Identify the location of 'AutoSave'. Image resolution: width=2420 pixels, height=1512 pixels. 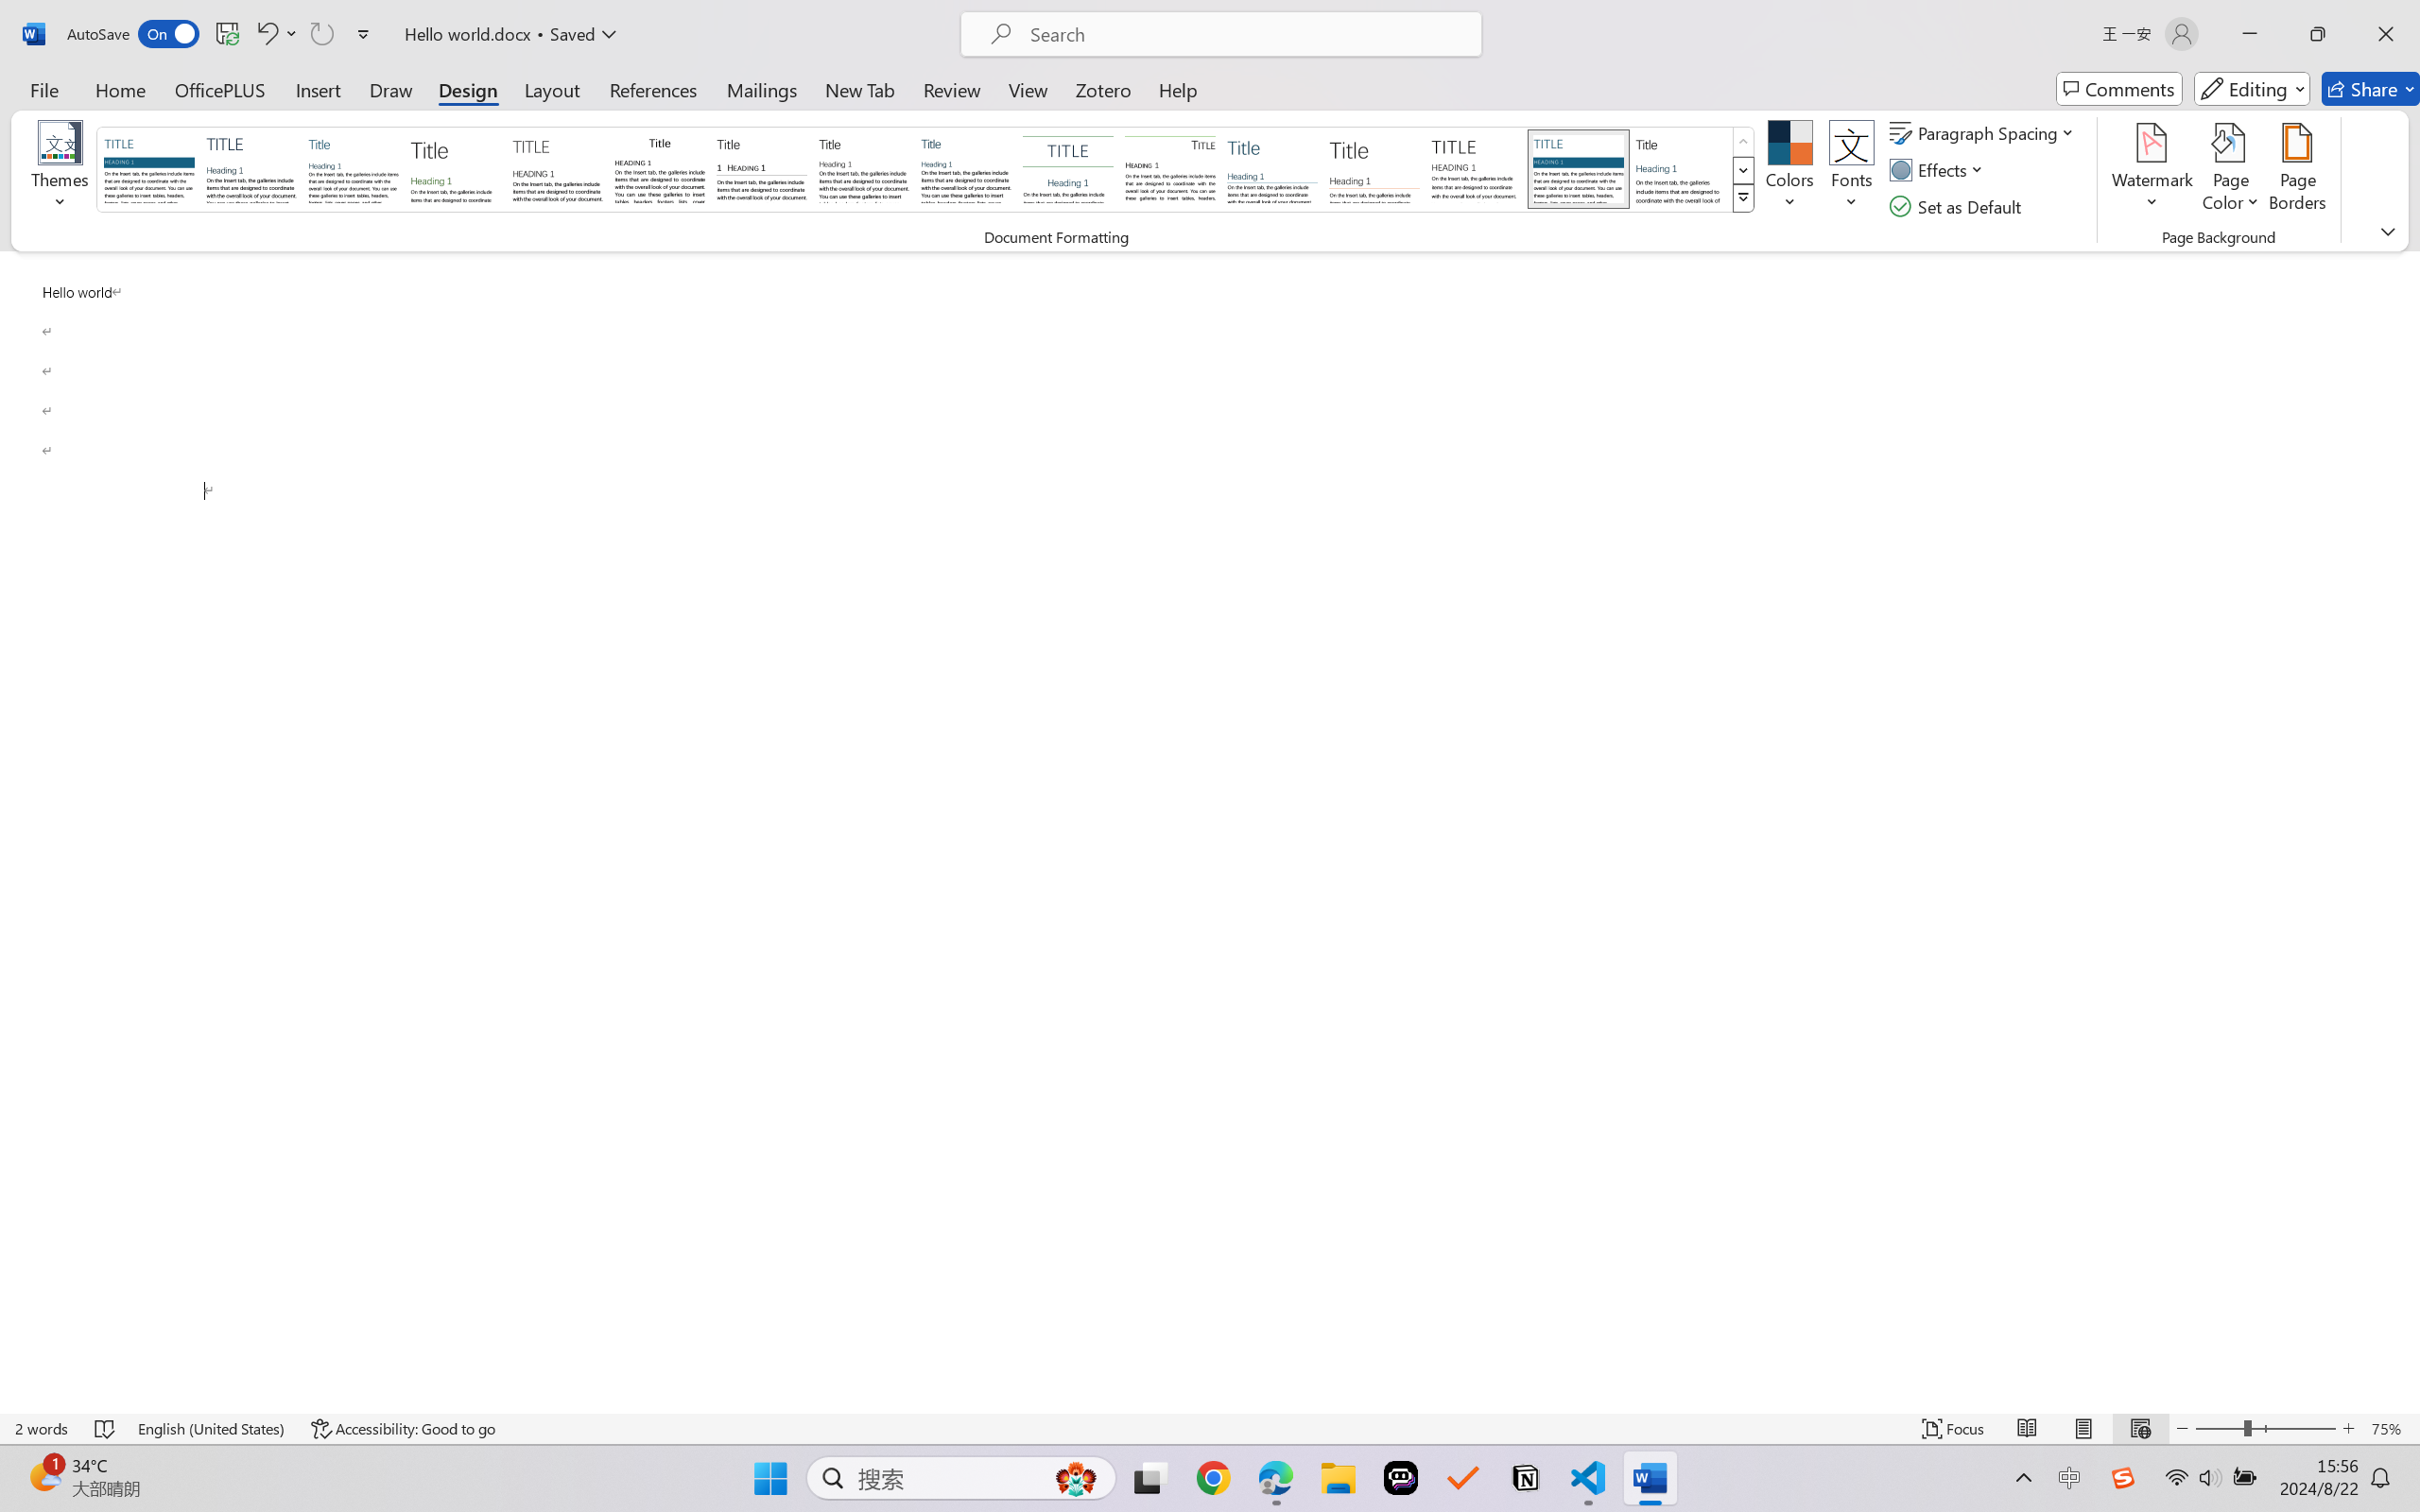
(133, 33).